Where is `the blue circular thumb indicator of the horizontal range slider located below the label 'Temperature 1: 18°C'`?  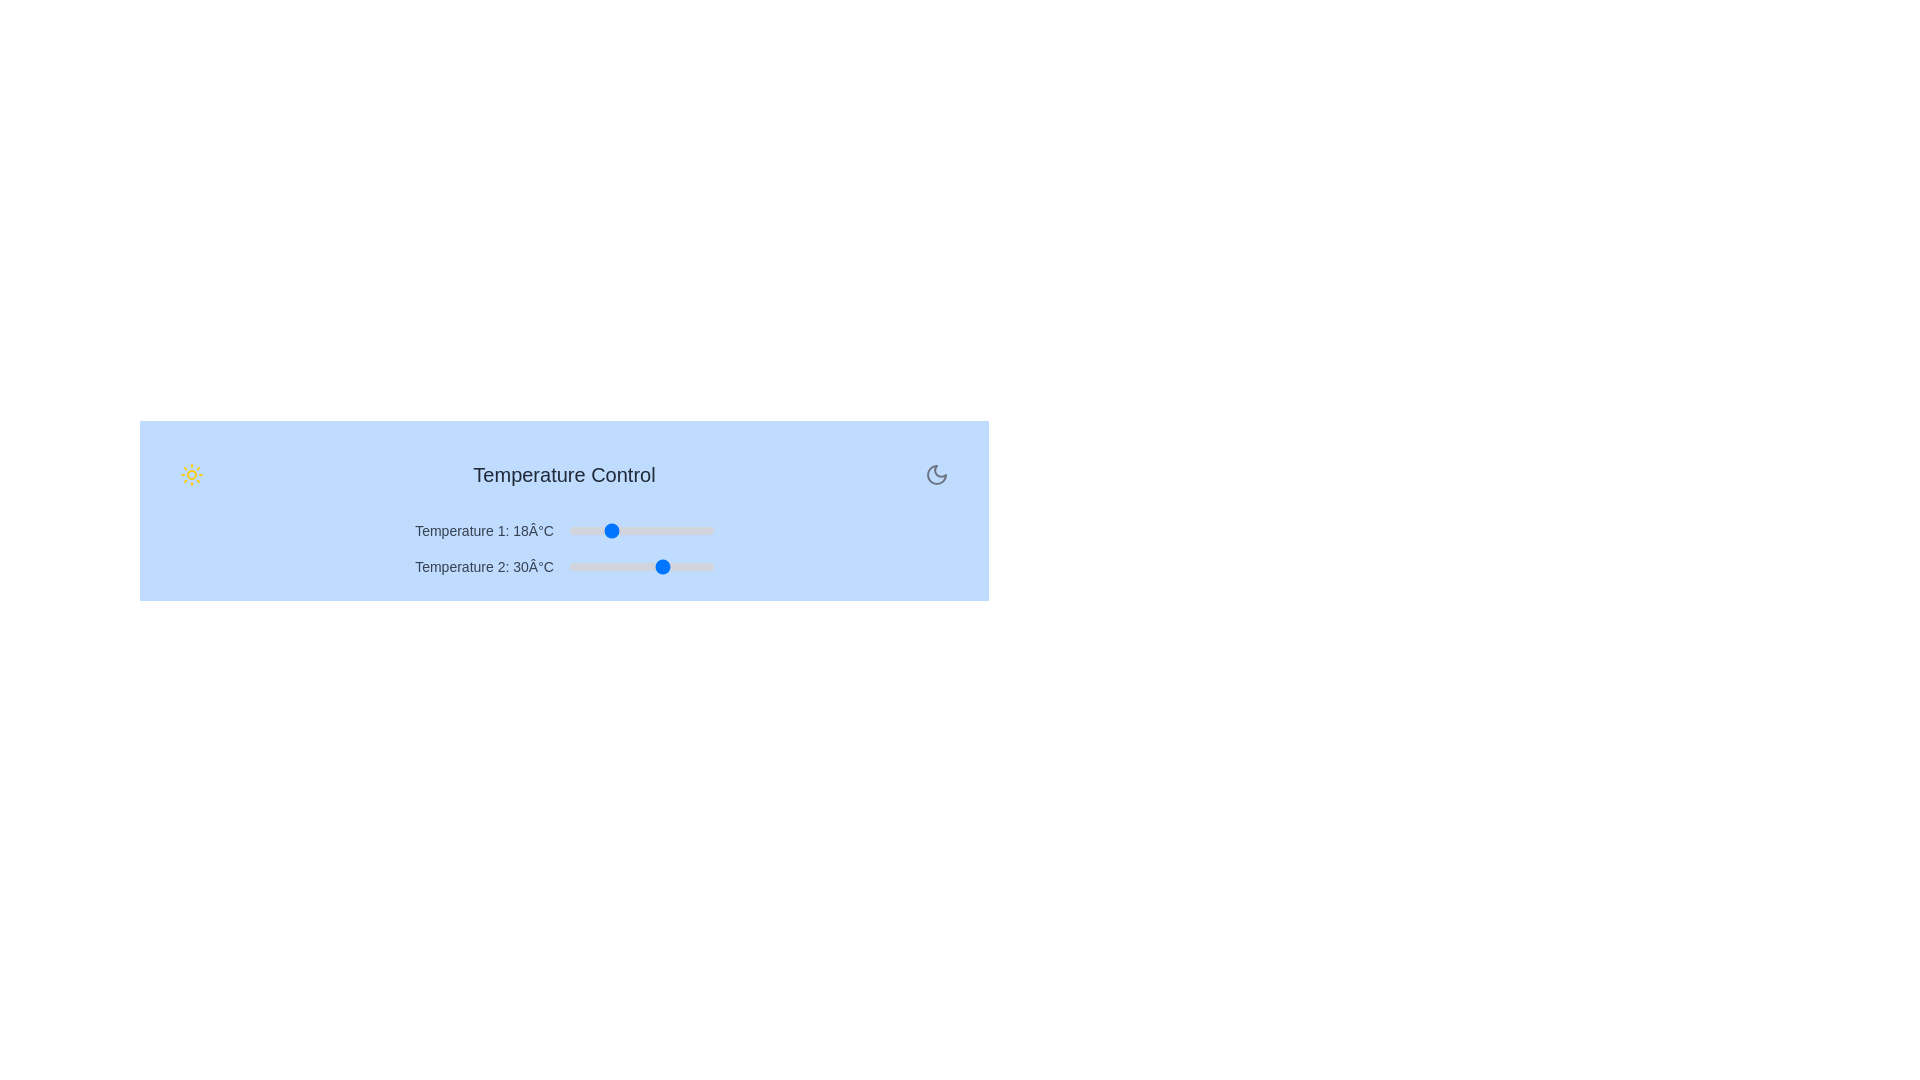 the blue circular thumb indicator of the horizontal range slider located below the label 'Temperature 1: 18°C' is located at coordinates (641, 530).